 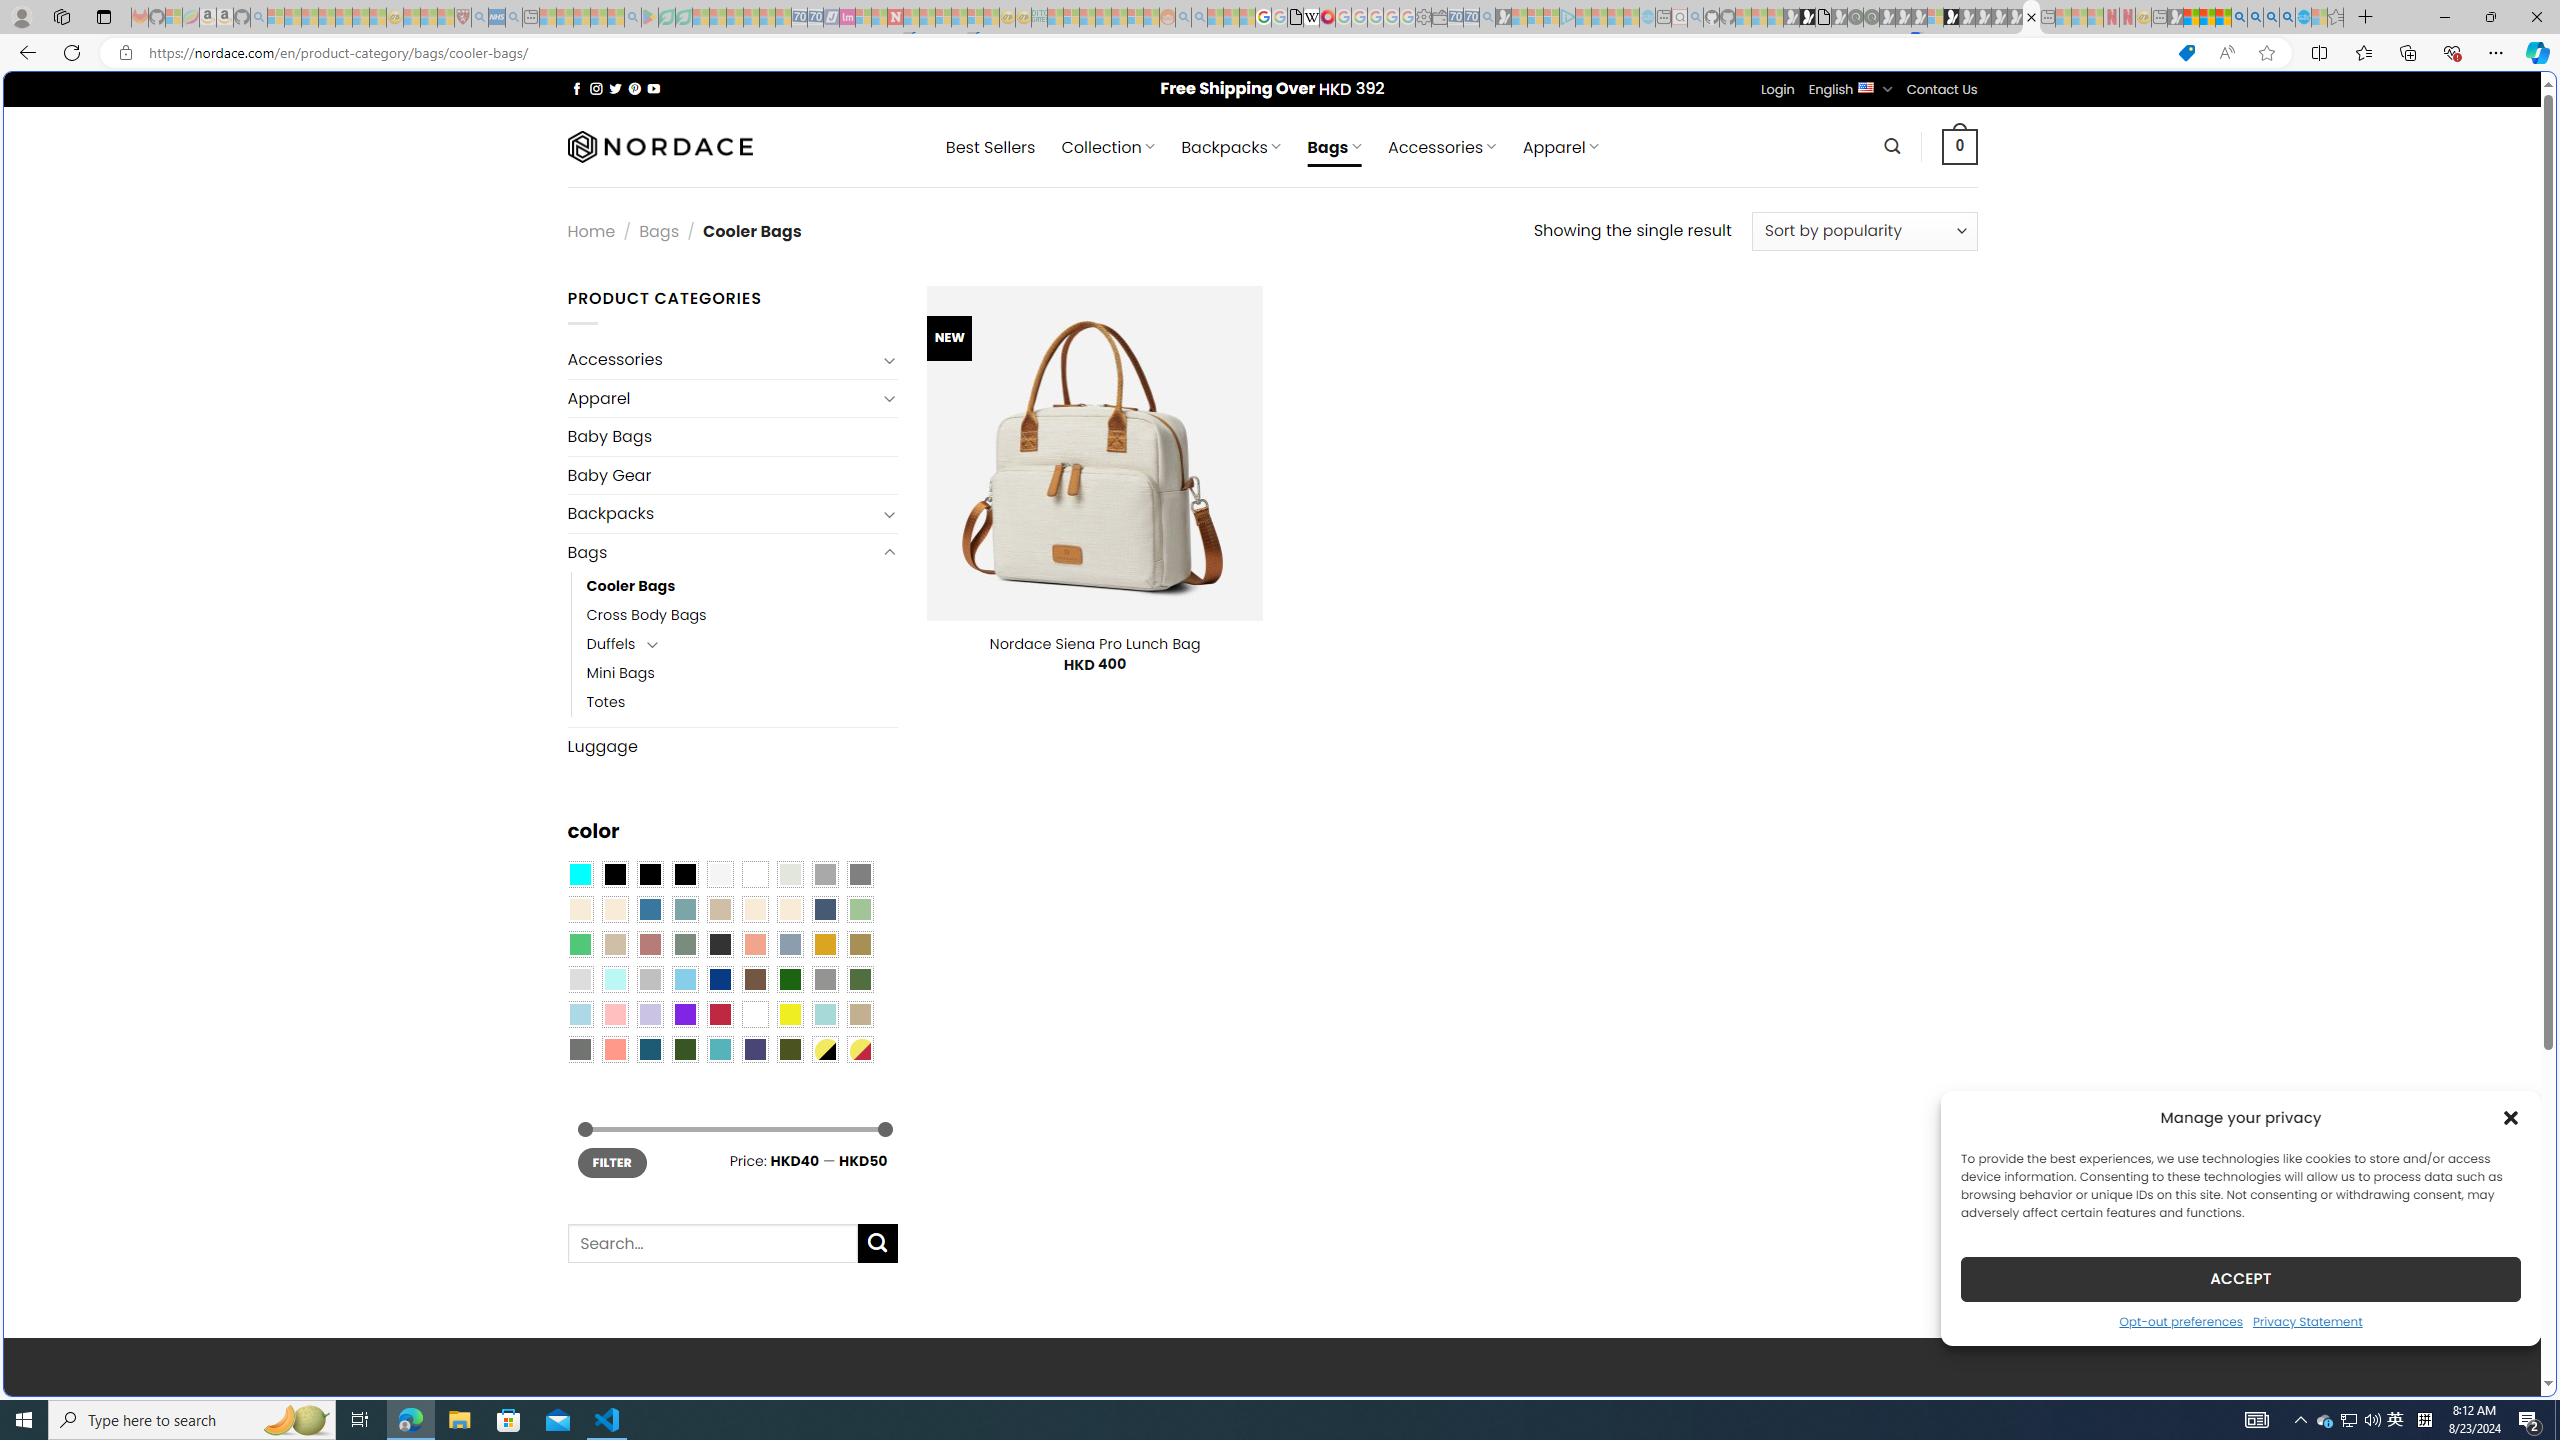 I want to click on 'Privacy Statement', so click(x=2307, y=1320).